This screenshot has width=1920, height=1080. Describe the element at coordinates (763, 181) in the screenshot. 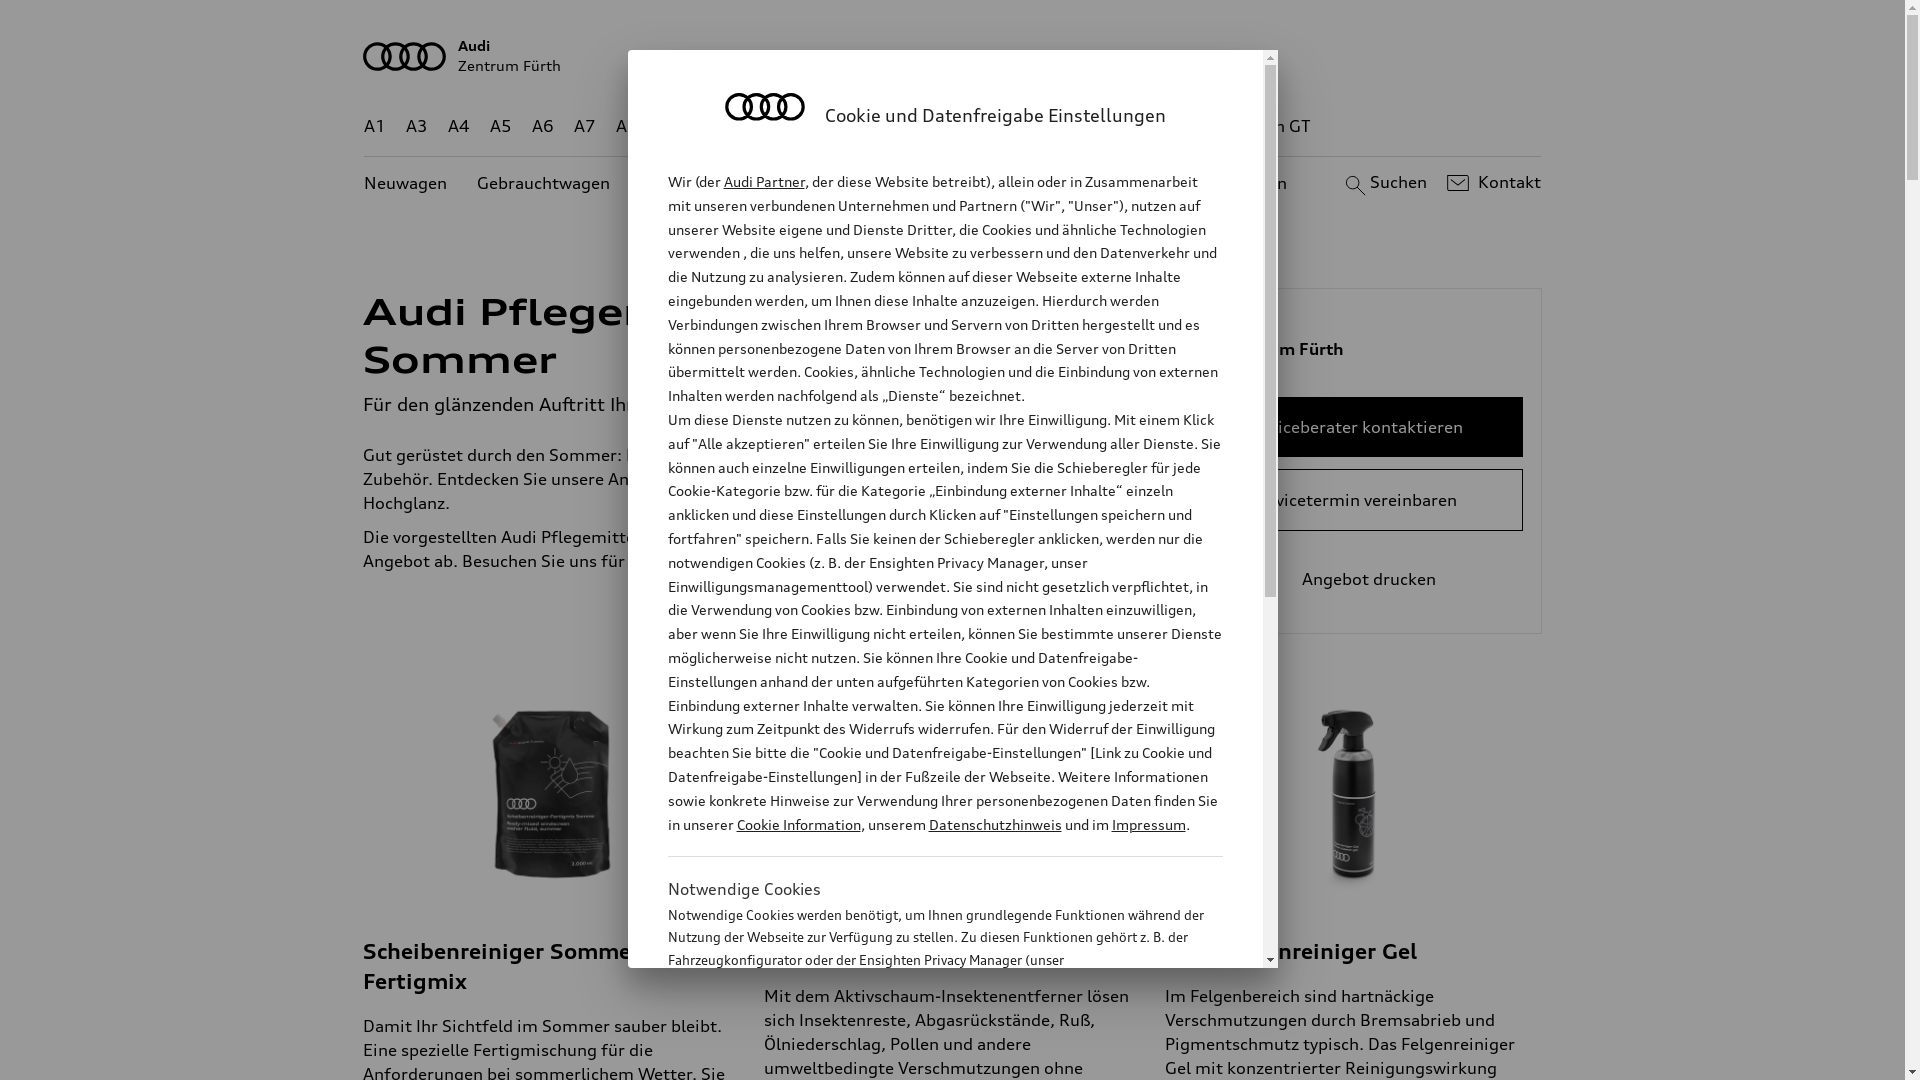

I see `'Audi Partner'` at that location.